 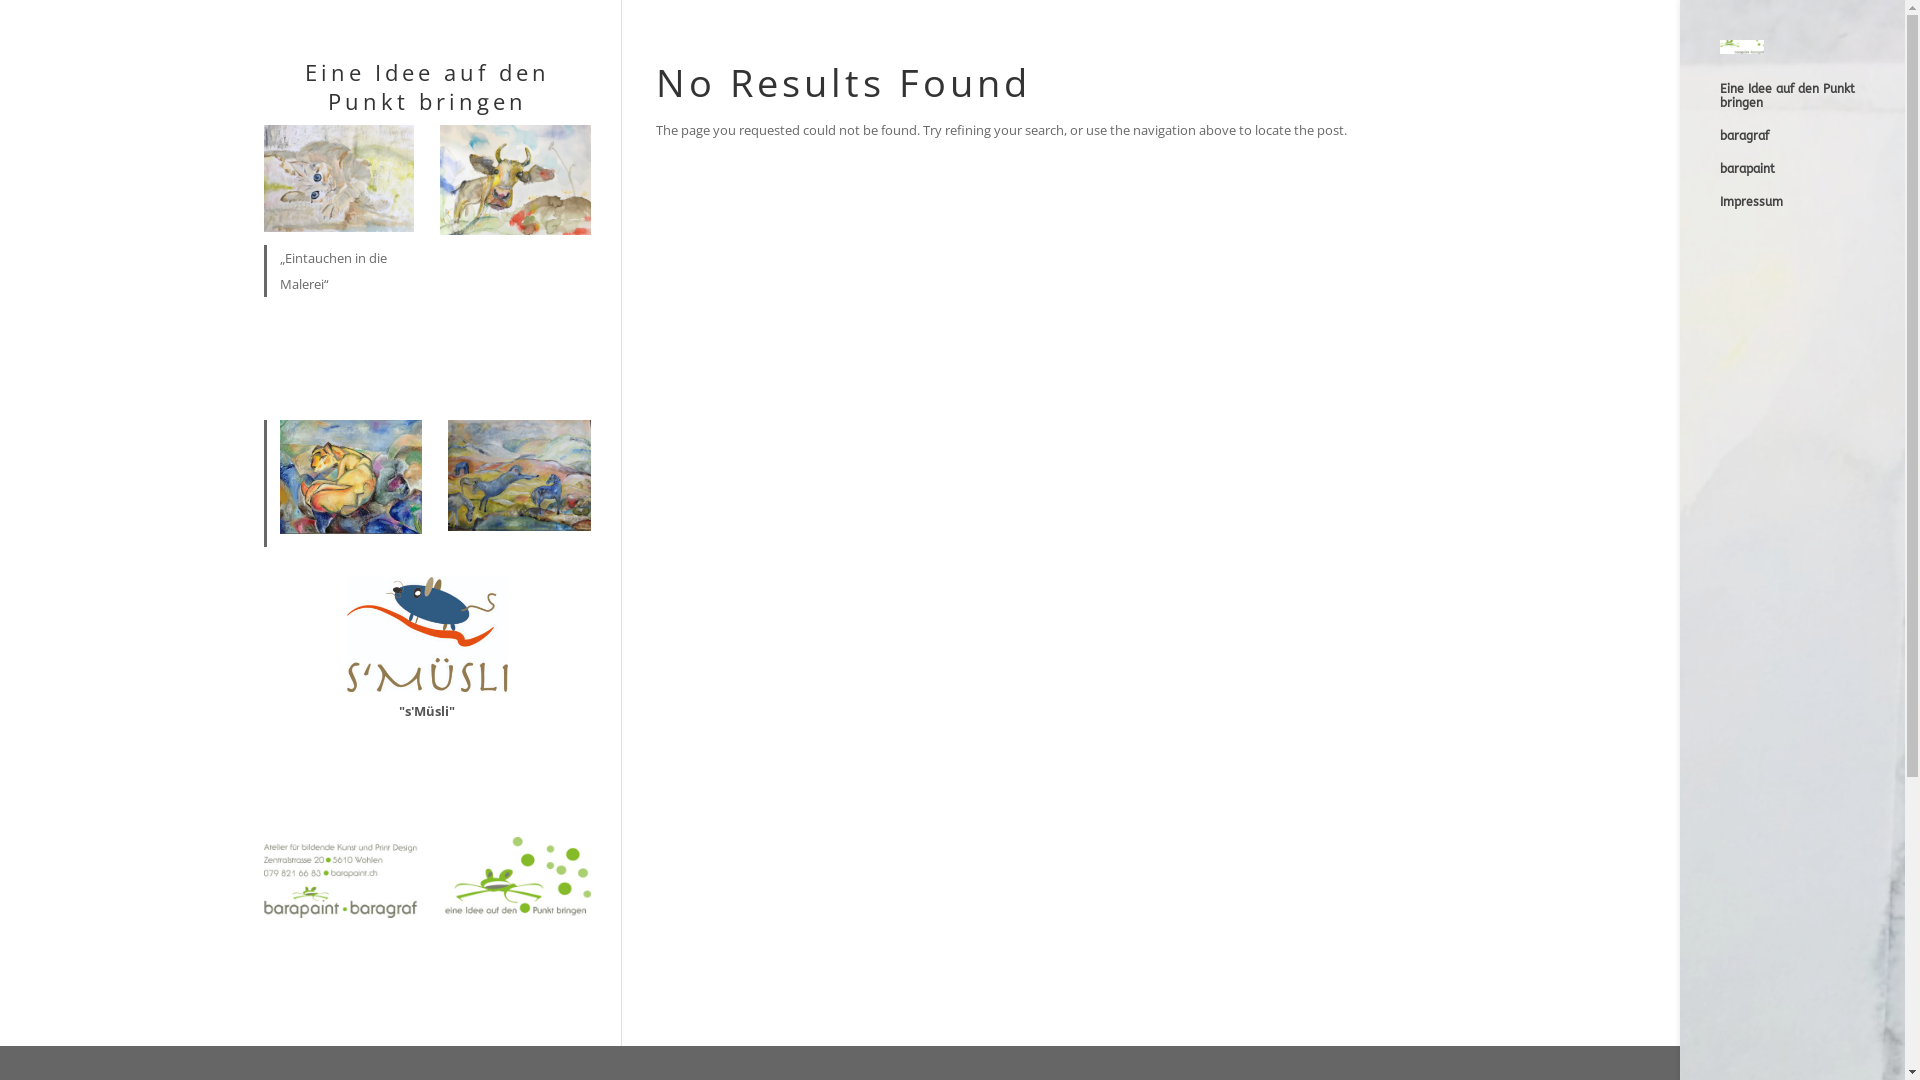 I want to click on 'Impressum', so click(x=1812, y=211).